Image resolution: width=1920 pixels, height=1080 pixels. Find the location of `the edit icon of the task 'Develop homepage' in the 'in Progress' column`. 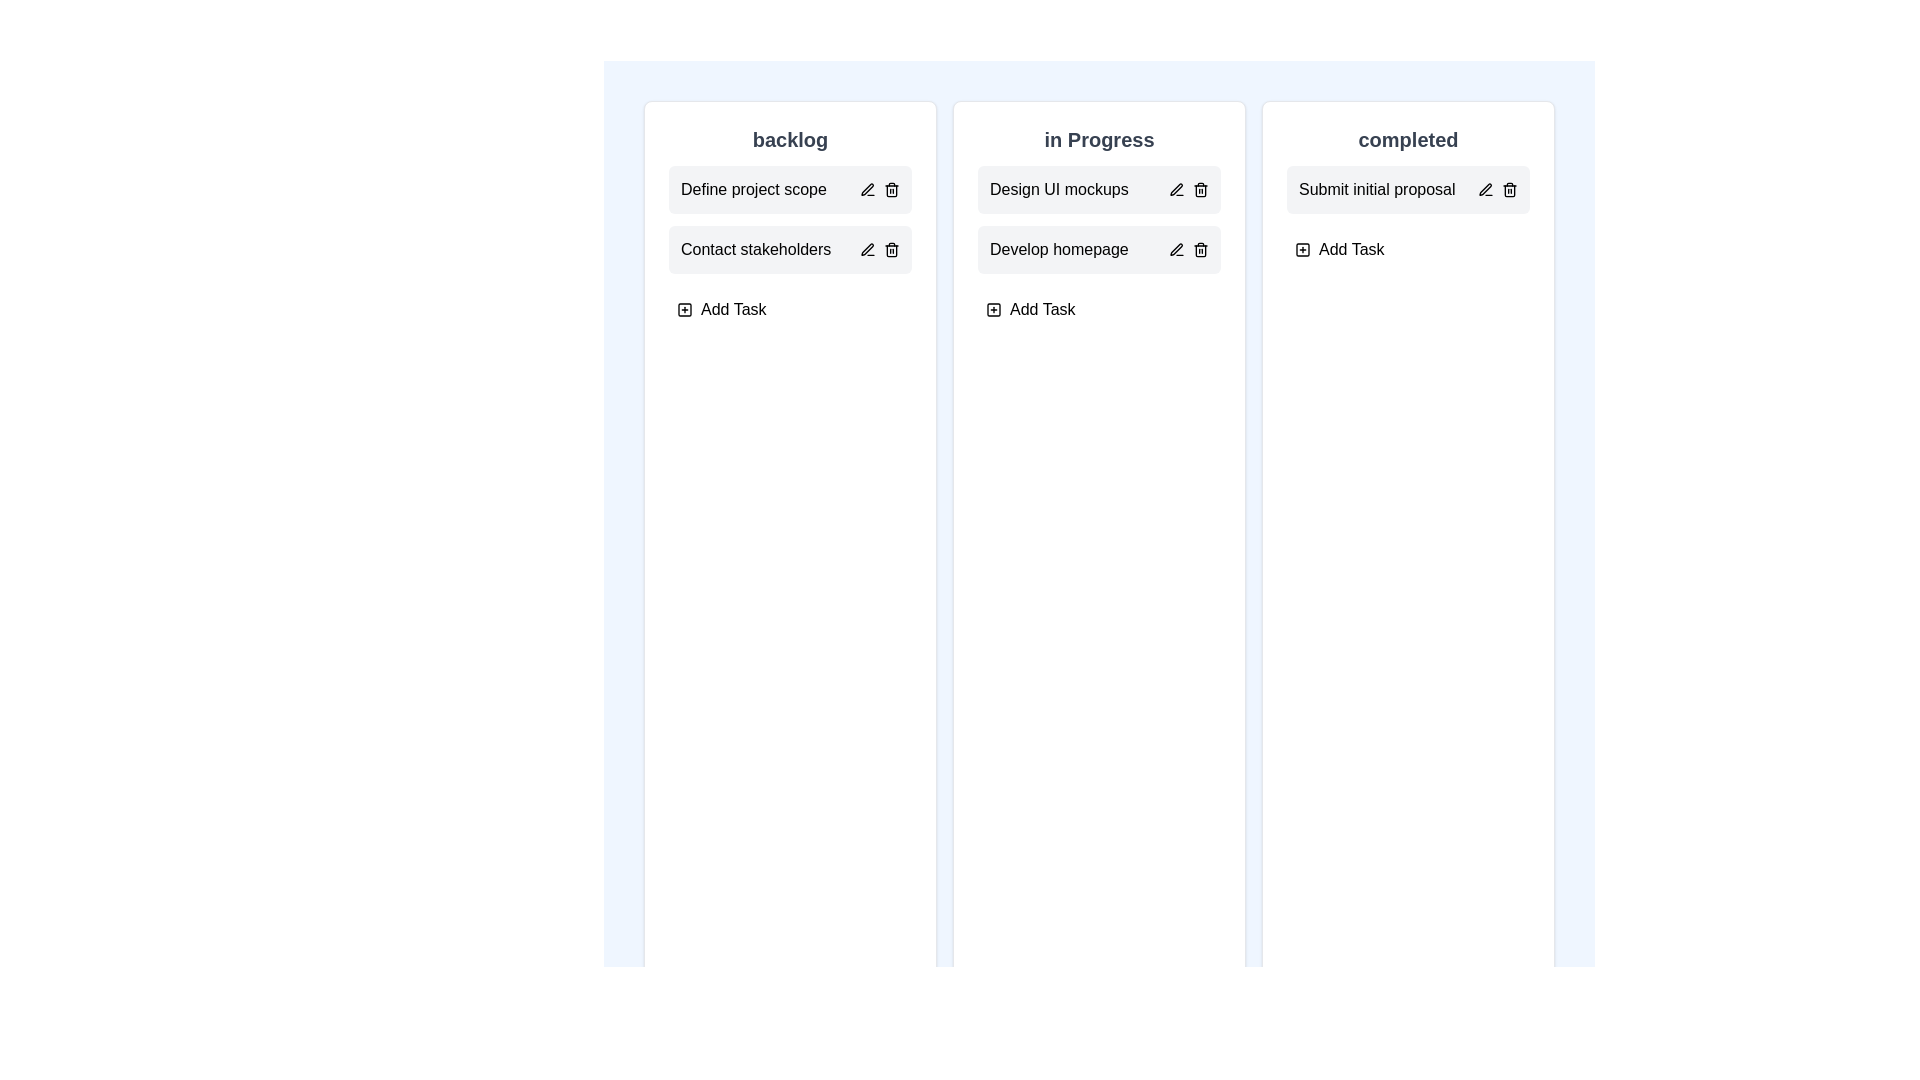

the edit icon of the task 'Develop homepage' in the 'in Progress' column is located at coordinates (1176, 249).